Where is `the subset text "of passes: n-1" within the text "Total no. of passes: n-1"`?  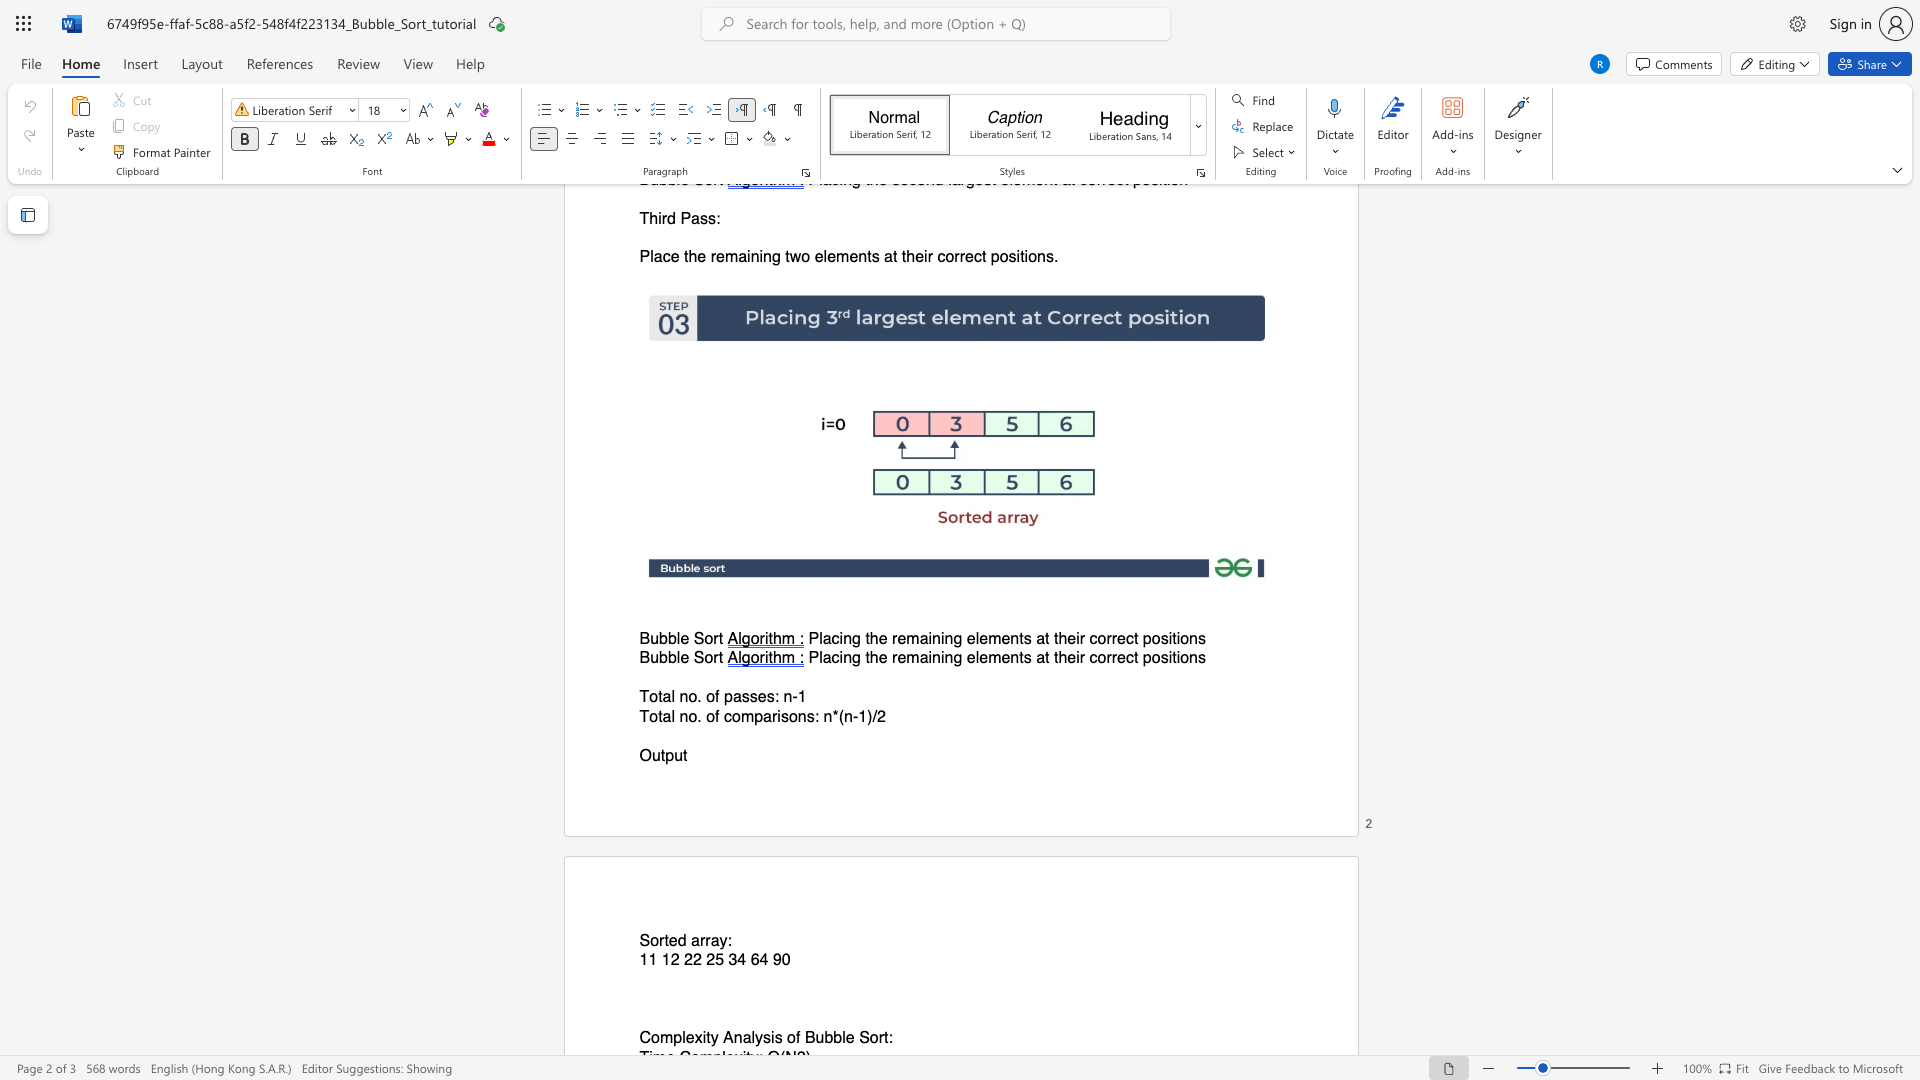
the subset text "of passes: n-1" within the text "Total no. of passes: n-1" is located at coordinates (706, 696).